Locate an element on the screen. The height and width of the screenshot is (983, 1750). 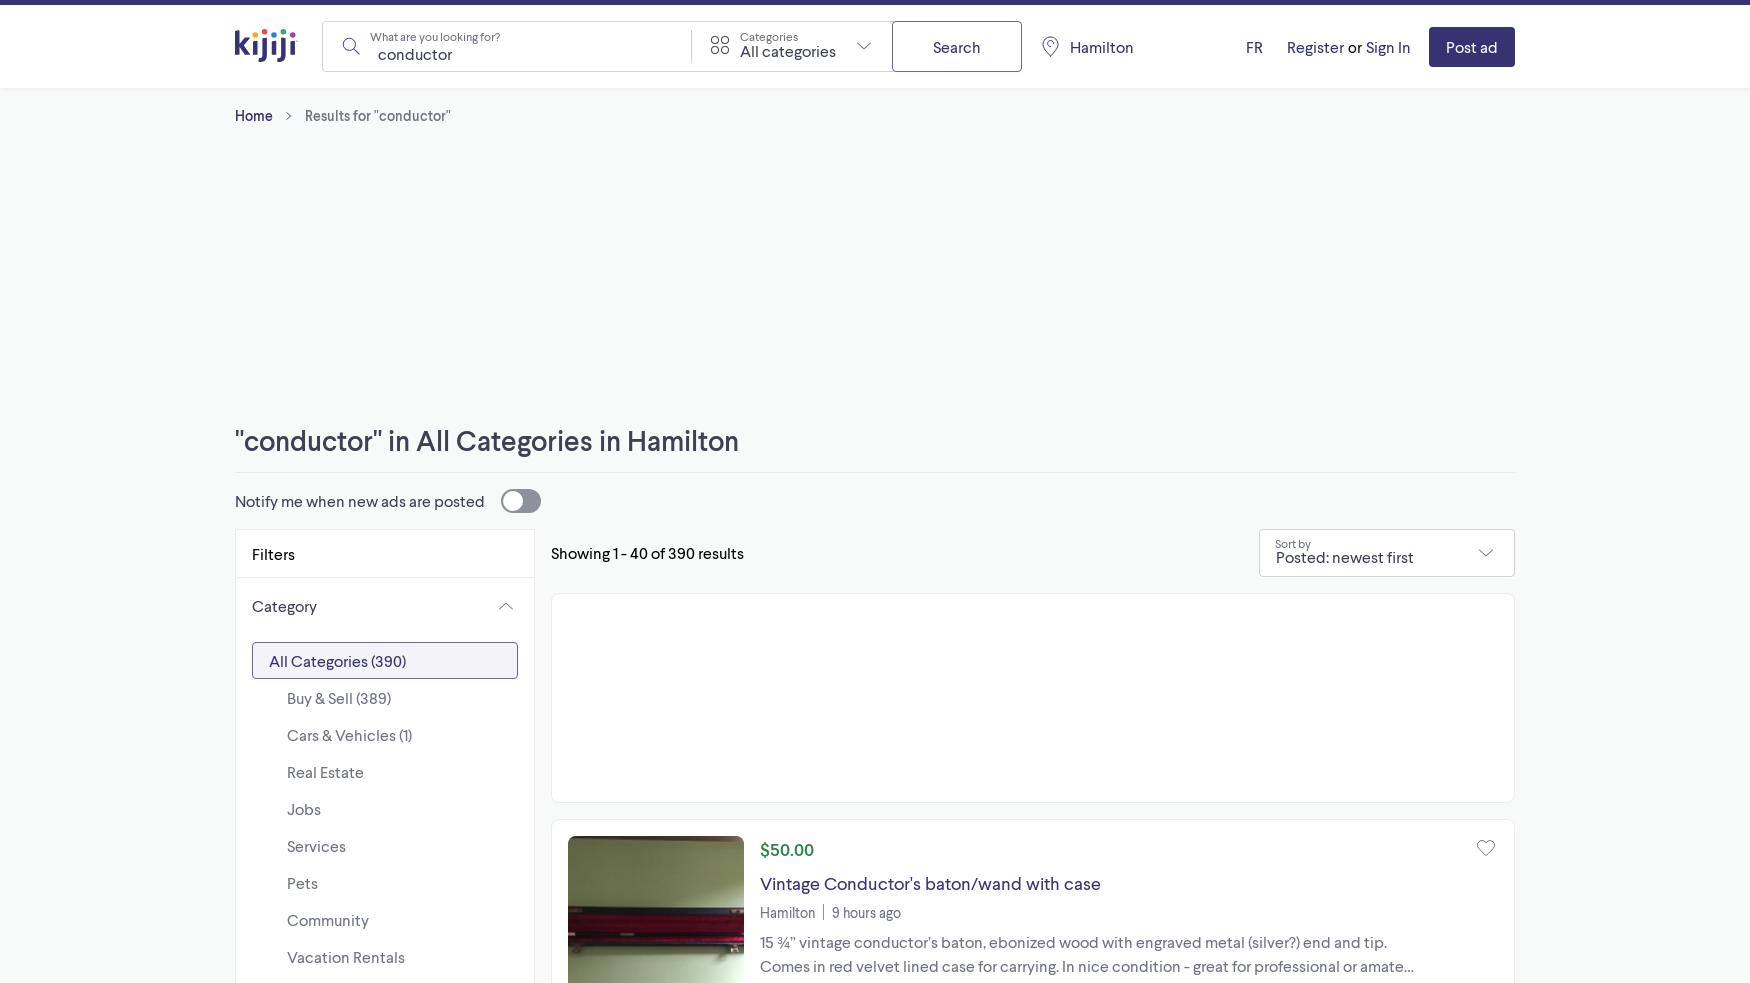
'Pets' is located at coordinates (301, 882).